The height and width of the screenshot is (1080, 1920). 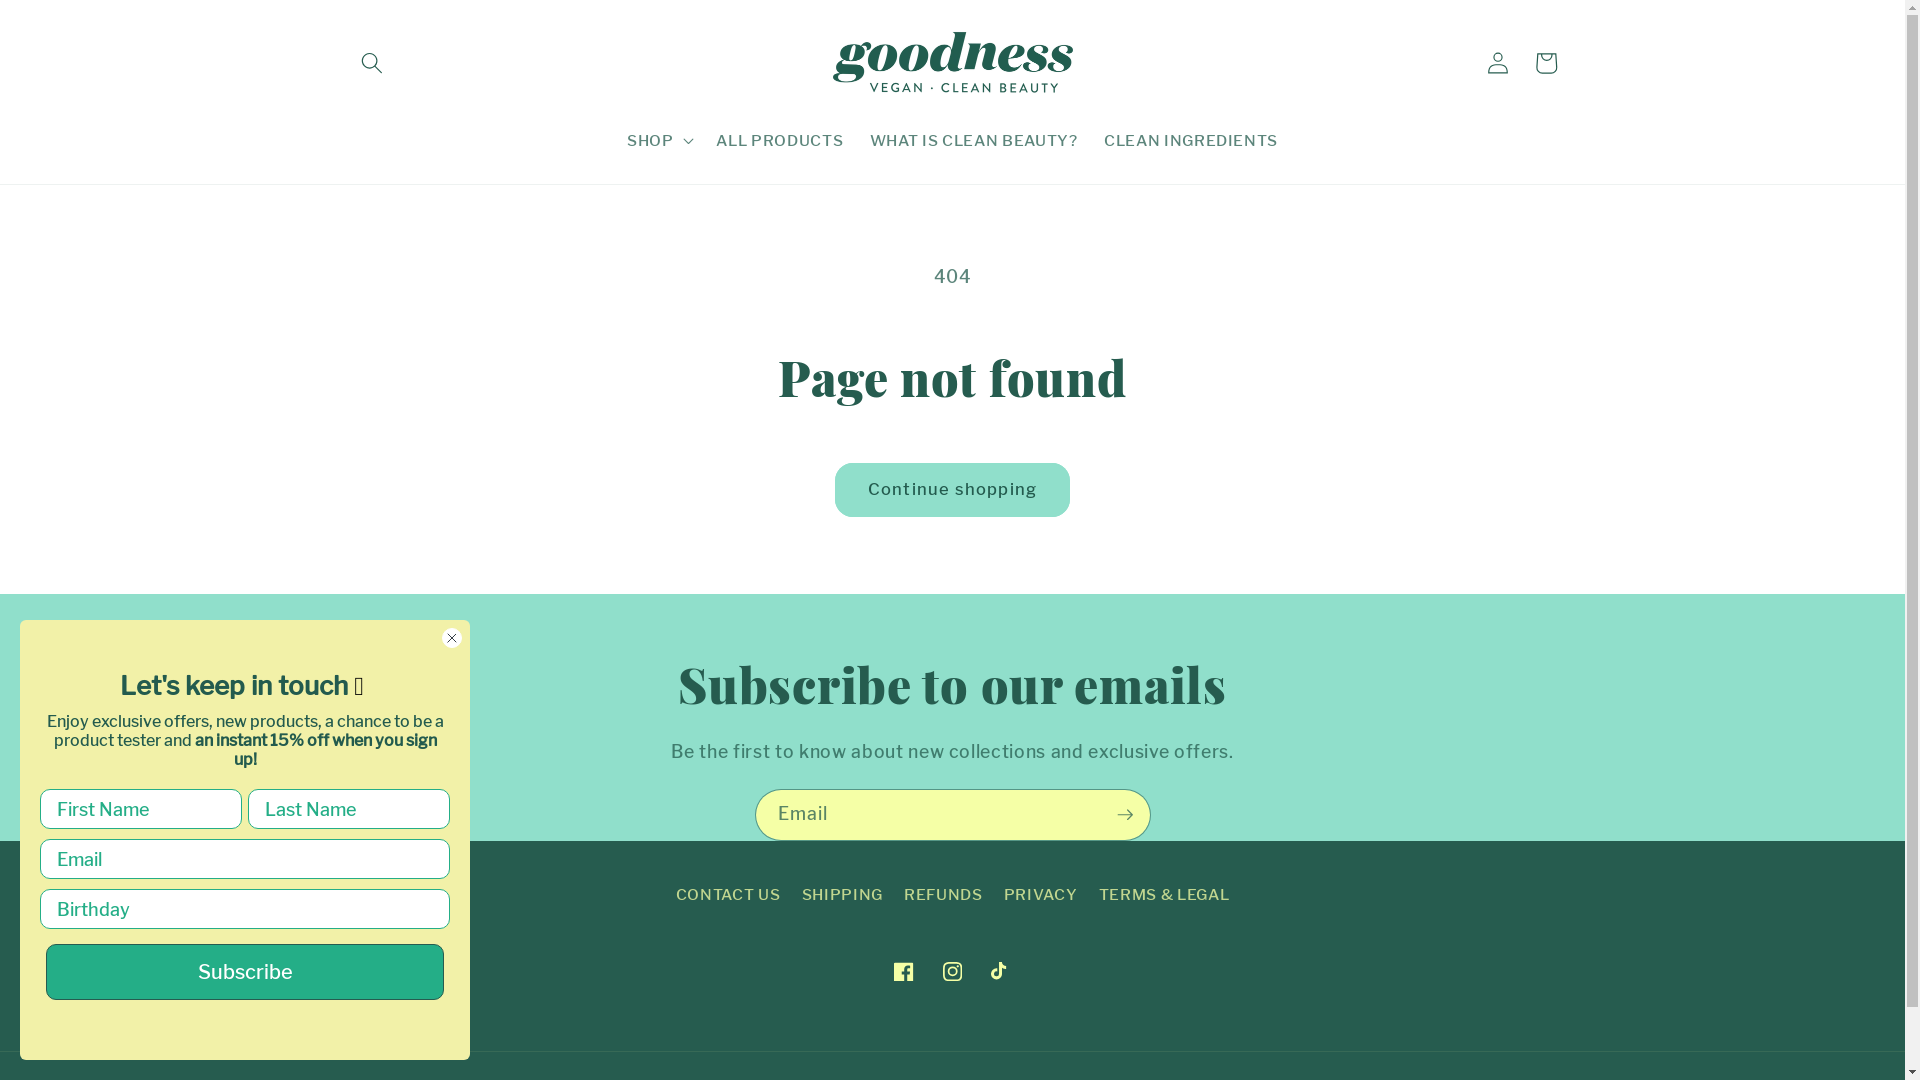 I want to click on 'Instagram', so click(x=950, y=970).